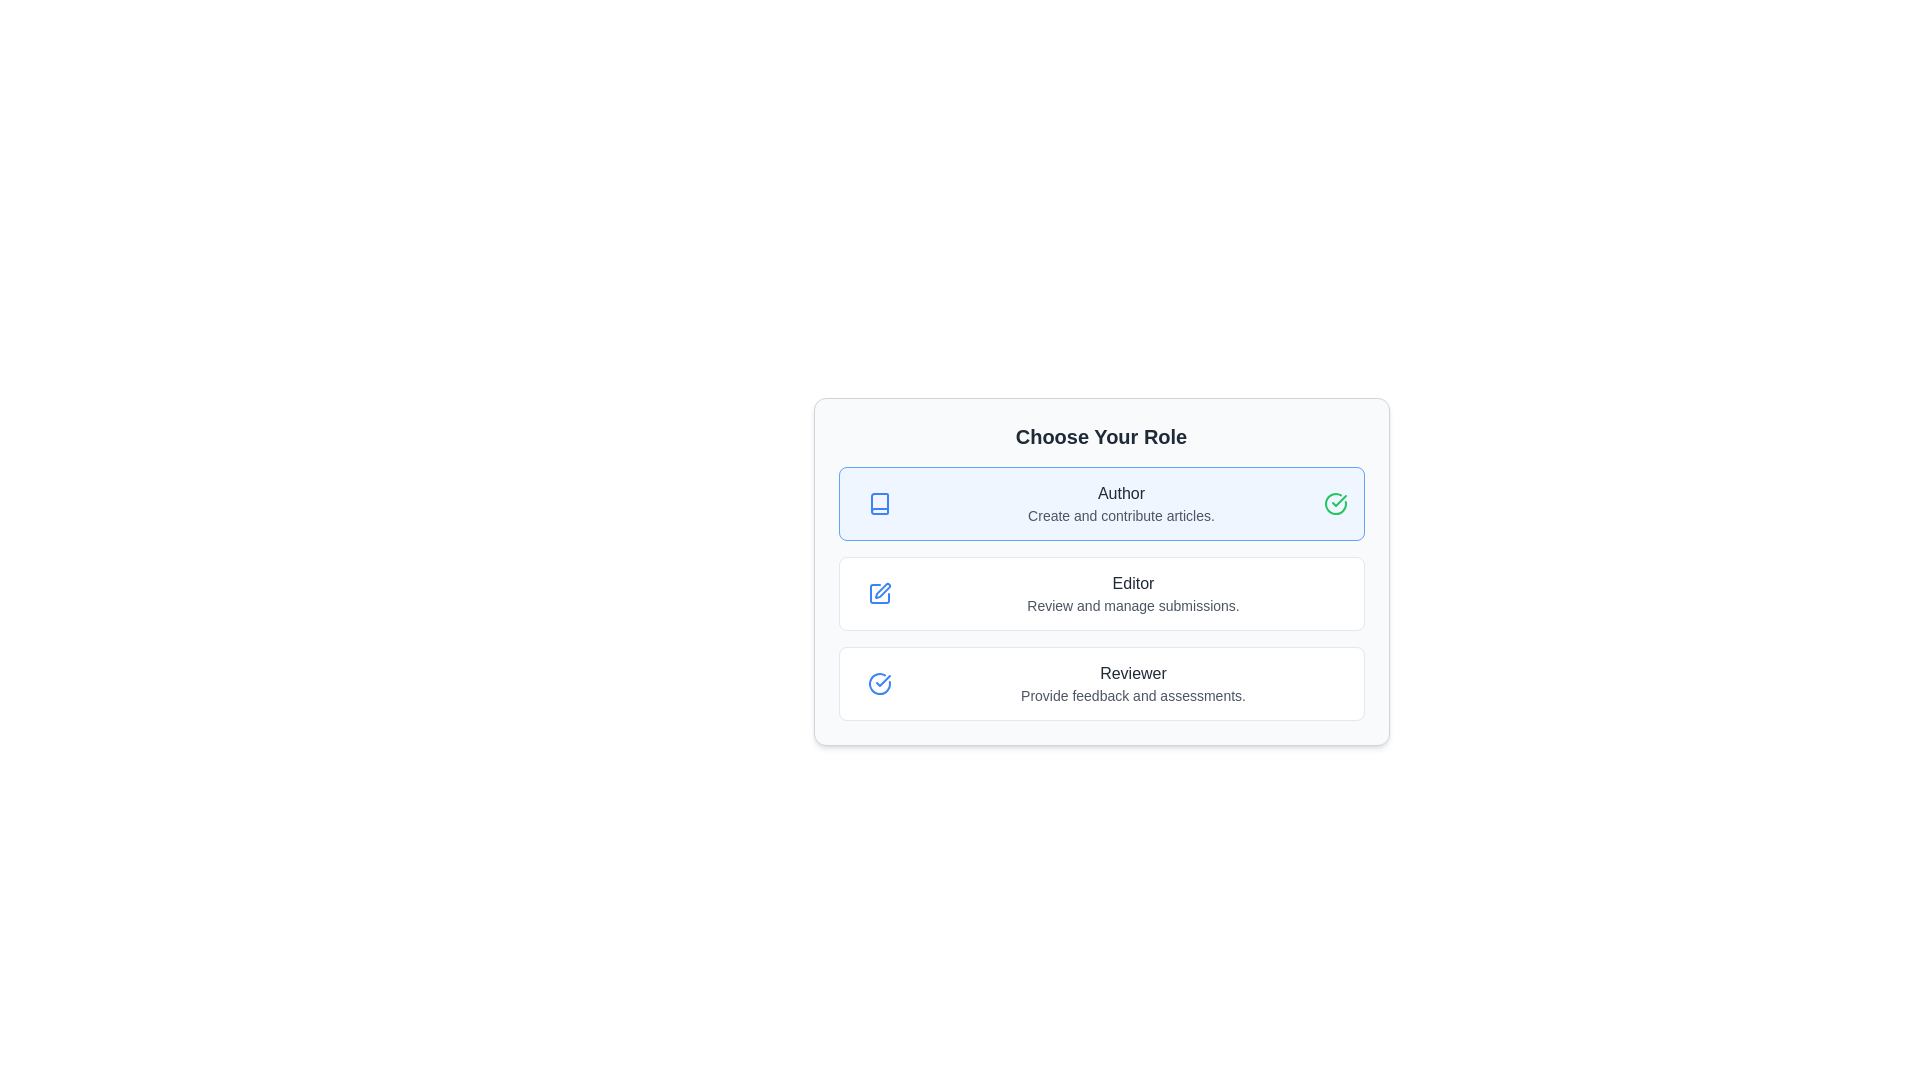 This screenshot has height=1080, width=1920. Describe the element at coordinates (879, 682) in the screenshot. I see `the circular blue check mark icon indicating completed status, located within the 'Reviewer' row in the 'Choose Your Role' menu` at that location.